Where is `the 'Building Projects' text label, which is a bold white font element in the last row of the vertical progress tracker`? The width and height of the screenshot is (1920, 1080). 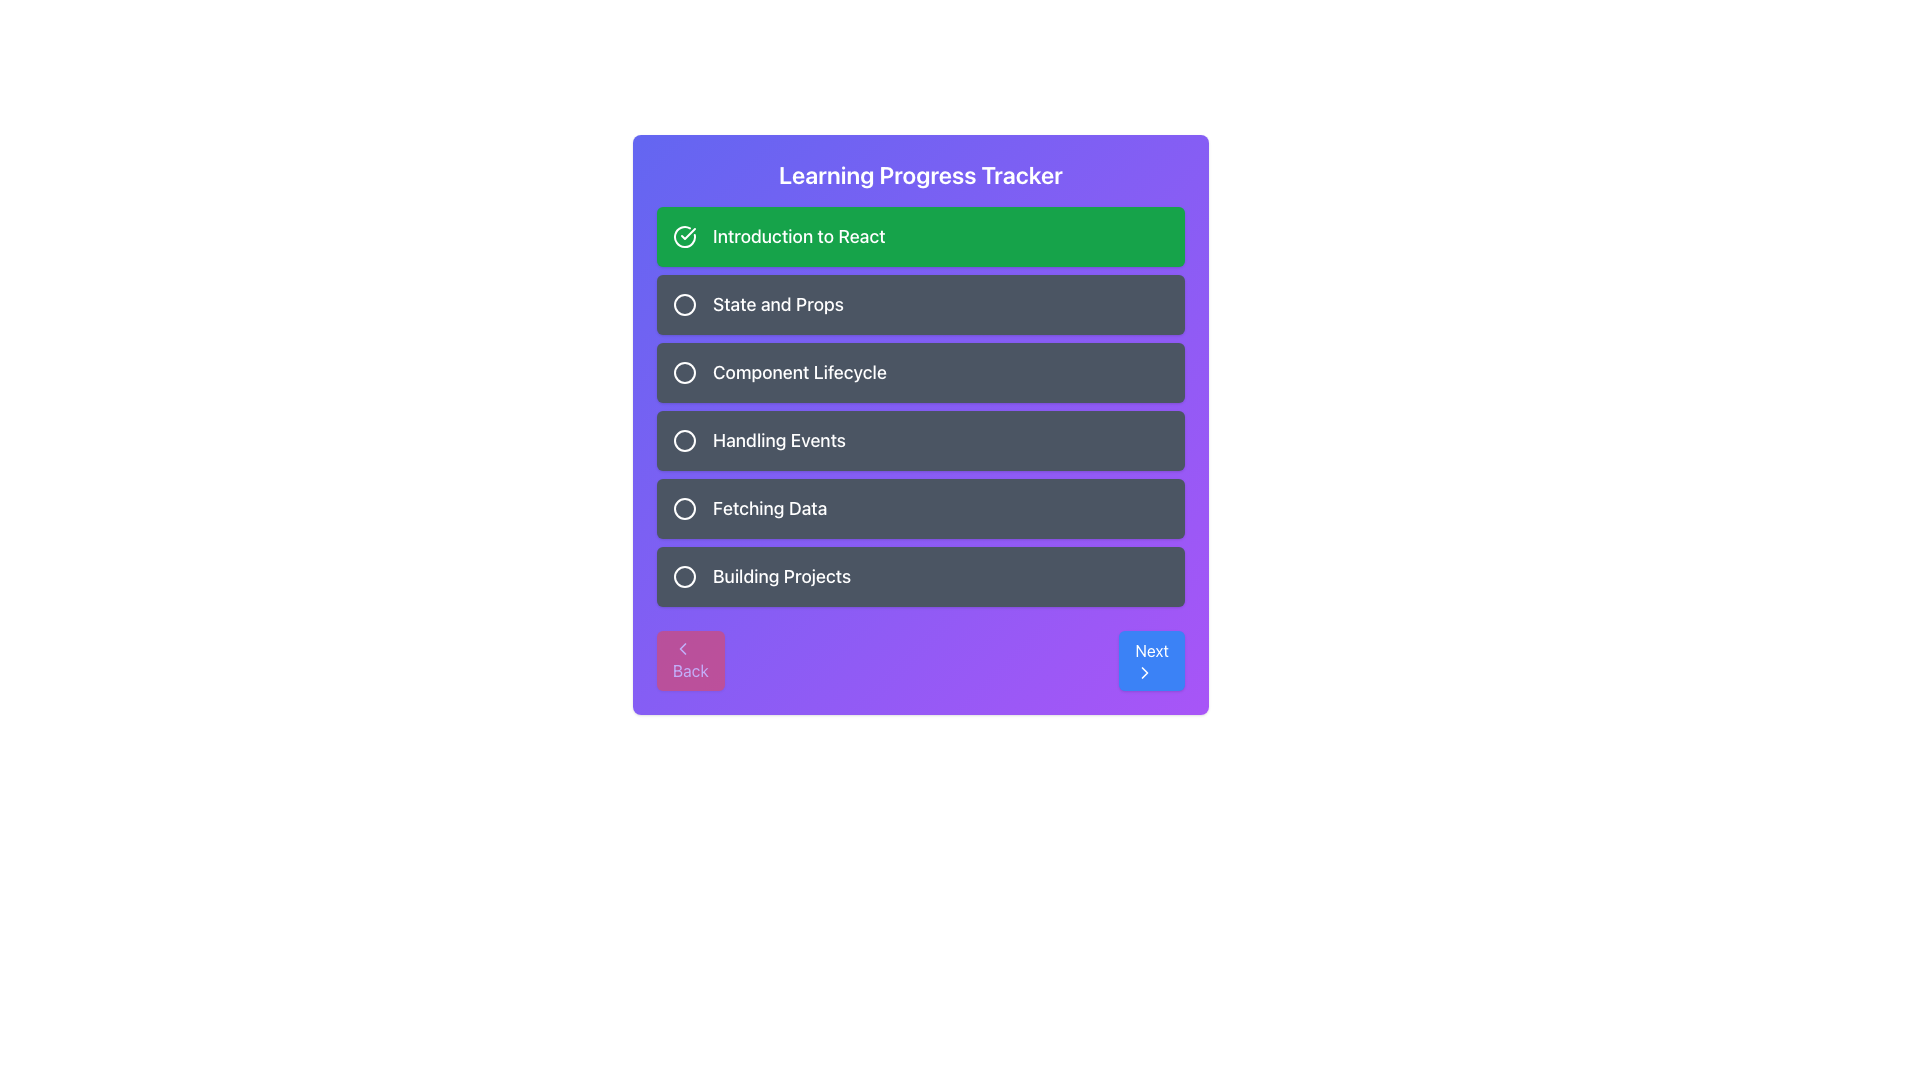 the 'Building Projects' text label, which is a bold white font element in the last row of the vertical progress tracker is located at coordinates (781, 577).